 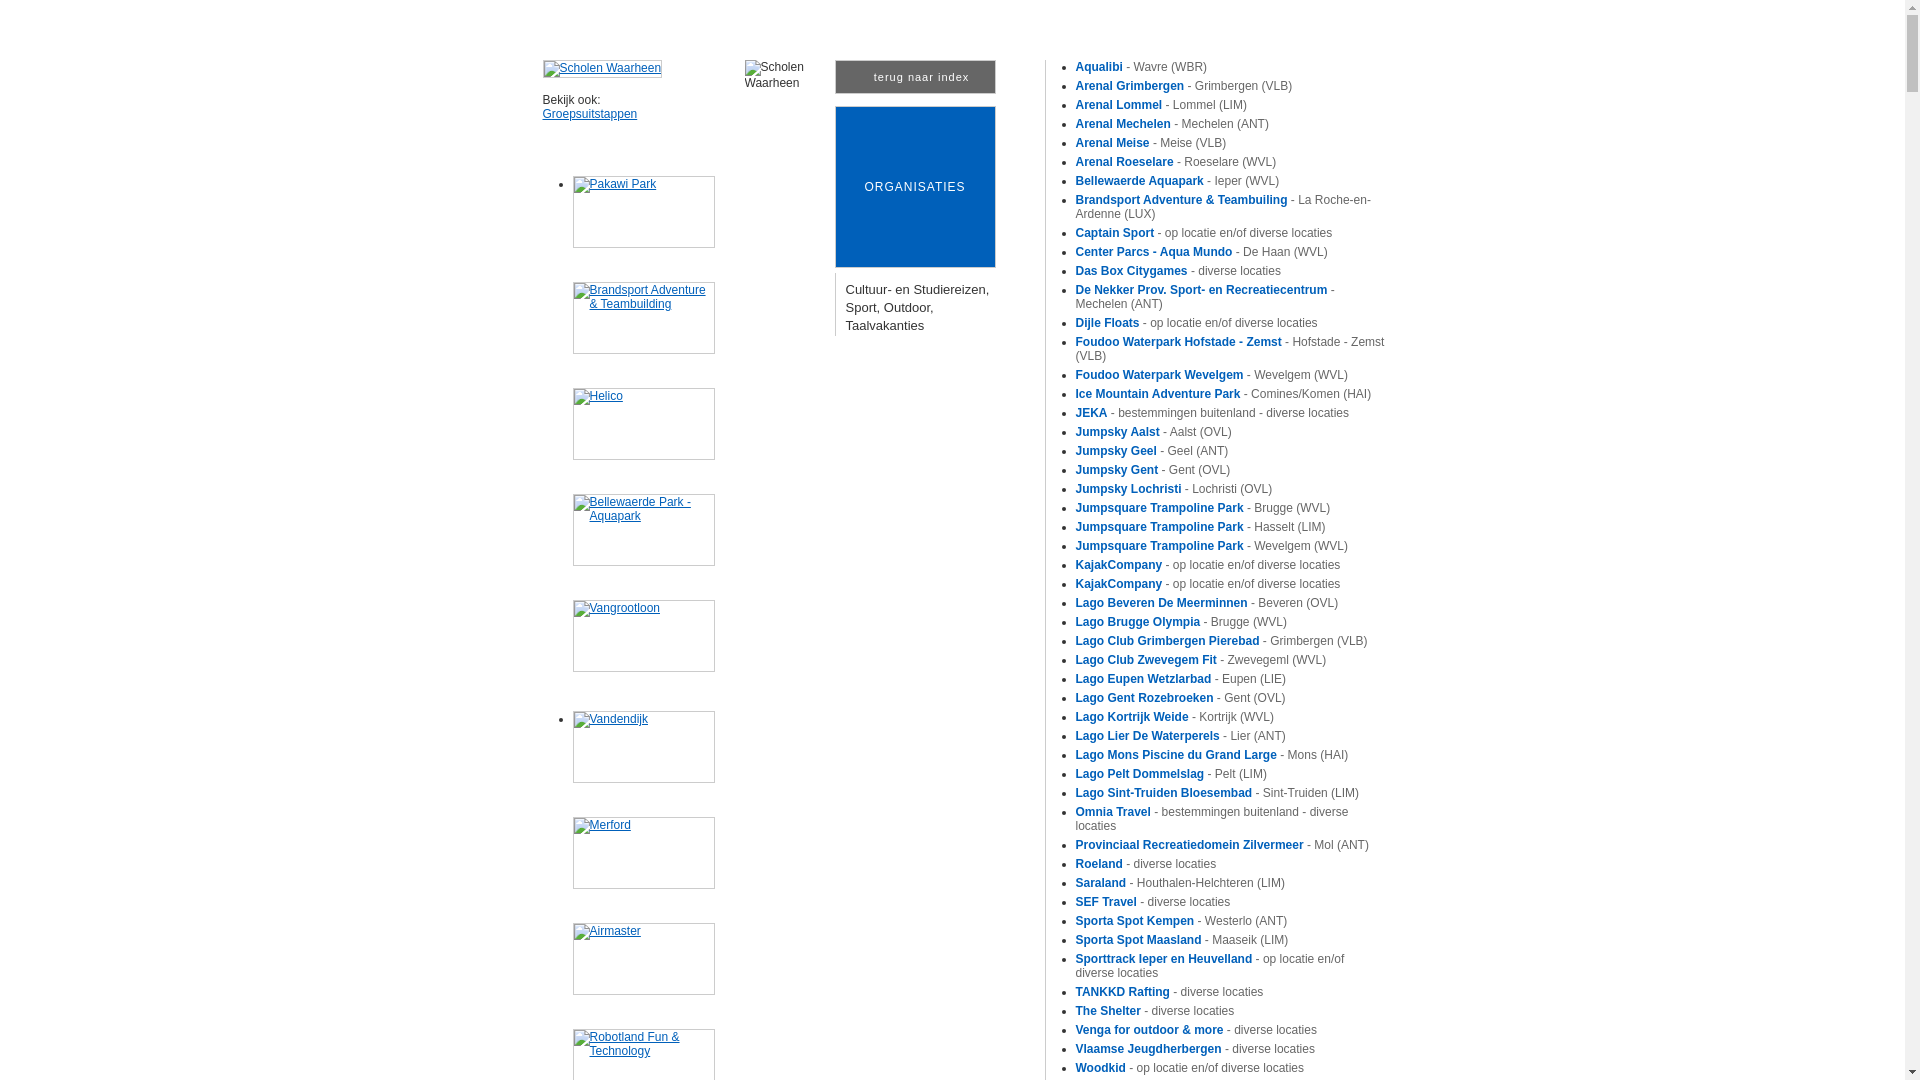 What do you see at coordinates (1211, 546) in the screenshot?
I see `'Jumpsquare Trampoline Park - Wevelgem (WVL)'` at bounding box center [1211, 546].